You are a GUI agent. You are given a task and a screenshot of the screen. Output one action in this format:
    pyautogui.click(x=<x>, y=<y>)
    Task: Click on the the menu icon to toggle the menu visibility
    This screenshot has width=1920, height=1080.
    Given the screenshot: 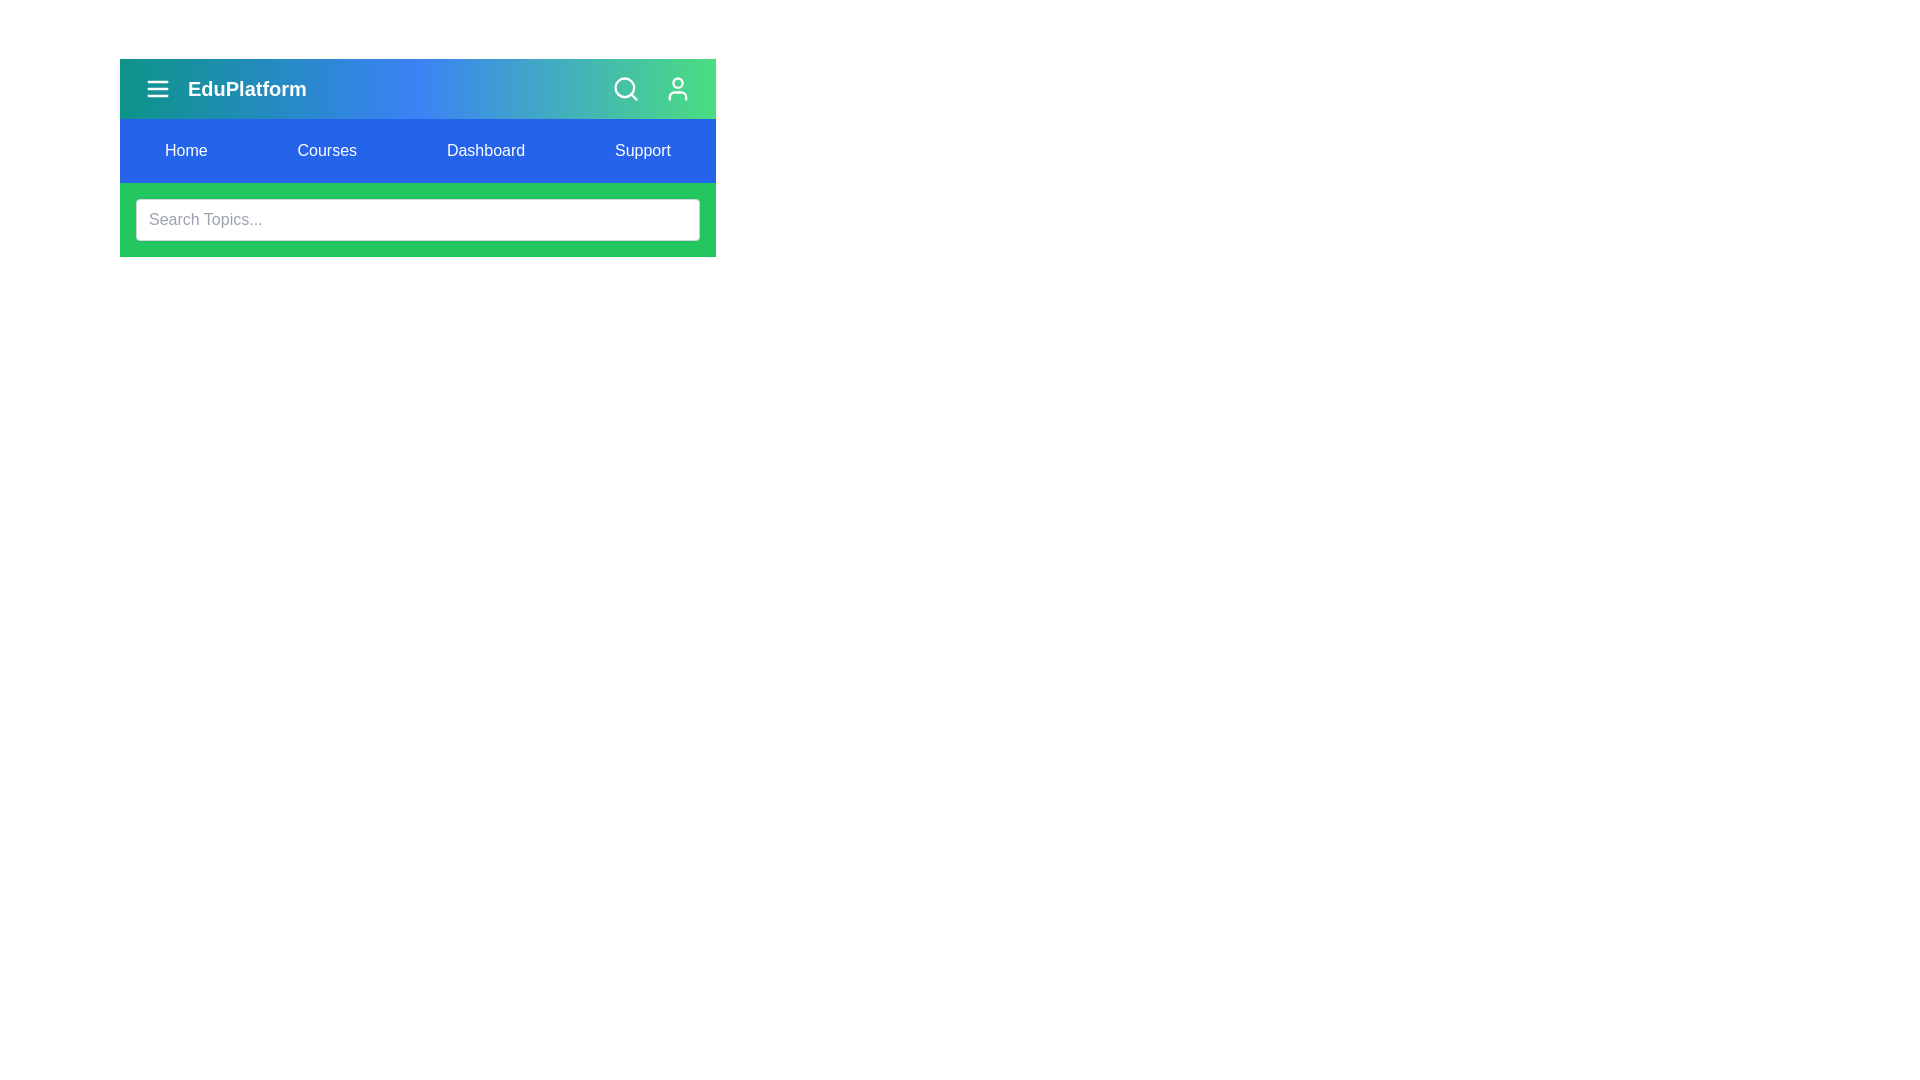 What is the action you would take?
    pyautogui.click(x=157, y=87)
    